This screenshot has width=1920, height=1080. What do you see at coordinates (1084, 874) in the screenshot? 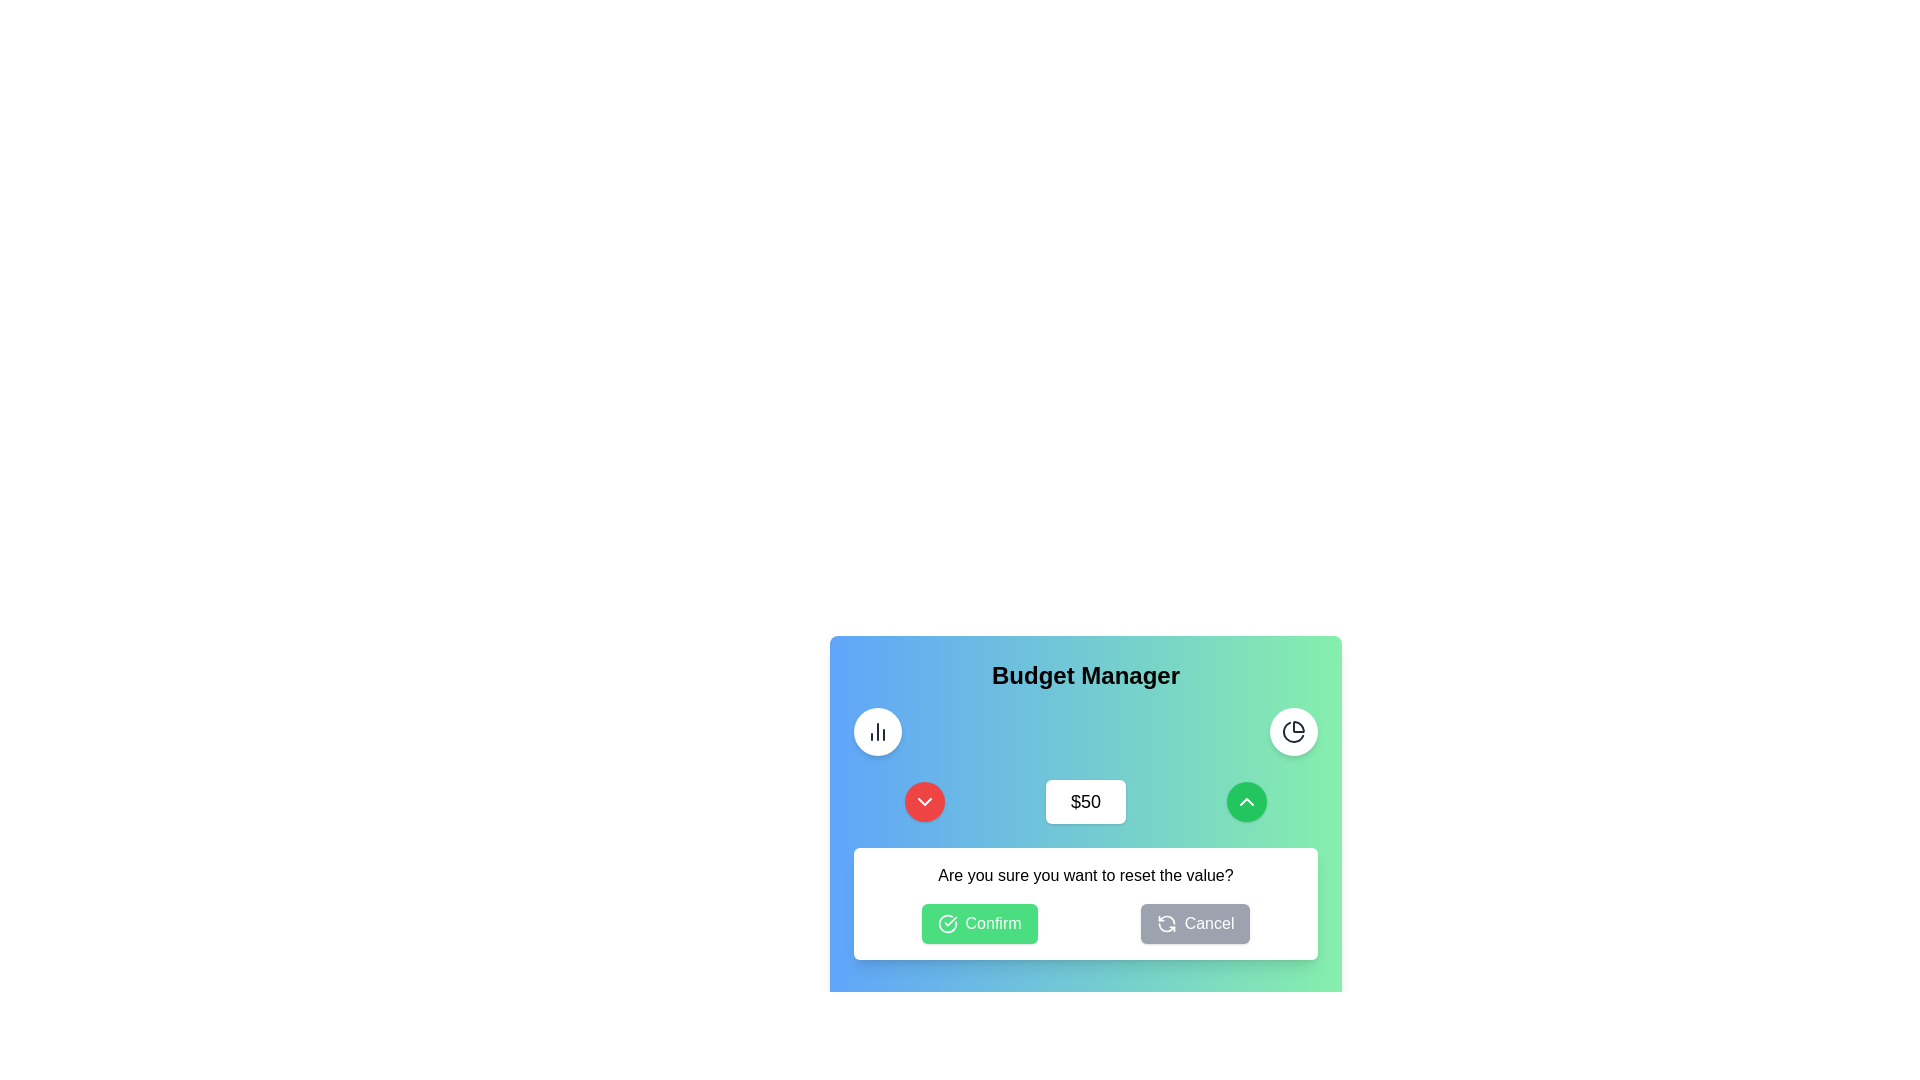
I see `text from the Text Label that says 'Are you sure you want to reset the value?'. This label is horizontally centered and positioned at the top of the dialog box, above the 'Confirm' and 'Cancel' buttons` at bounding box center [1084, 874].